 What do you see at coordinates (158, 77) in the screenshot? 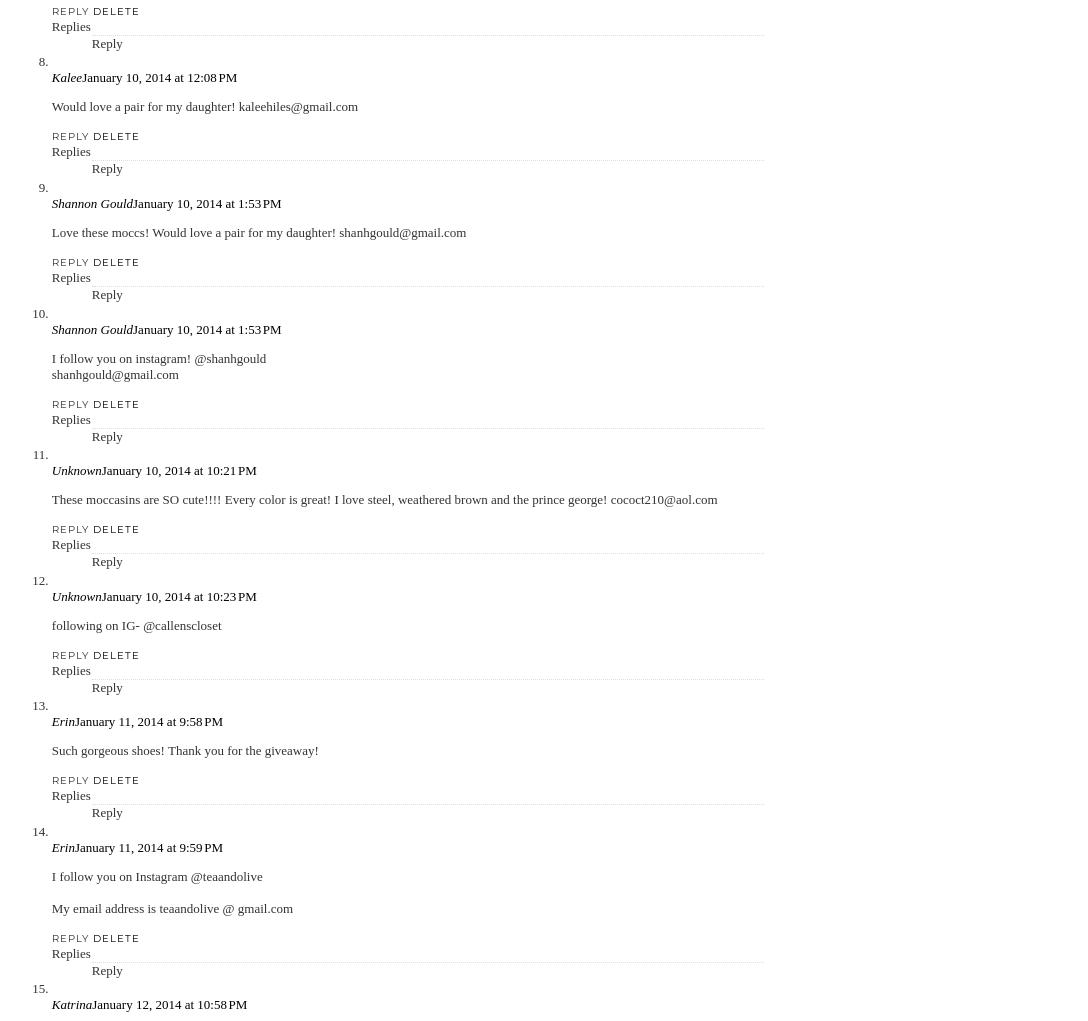
I see `'January 10, 2014 at 12:08 PM'` at bounding box center [158, 77].